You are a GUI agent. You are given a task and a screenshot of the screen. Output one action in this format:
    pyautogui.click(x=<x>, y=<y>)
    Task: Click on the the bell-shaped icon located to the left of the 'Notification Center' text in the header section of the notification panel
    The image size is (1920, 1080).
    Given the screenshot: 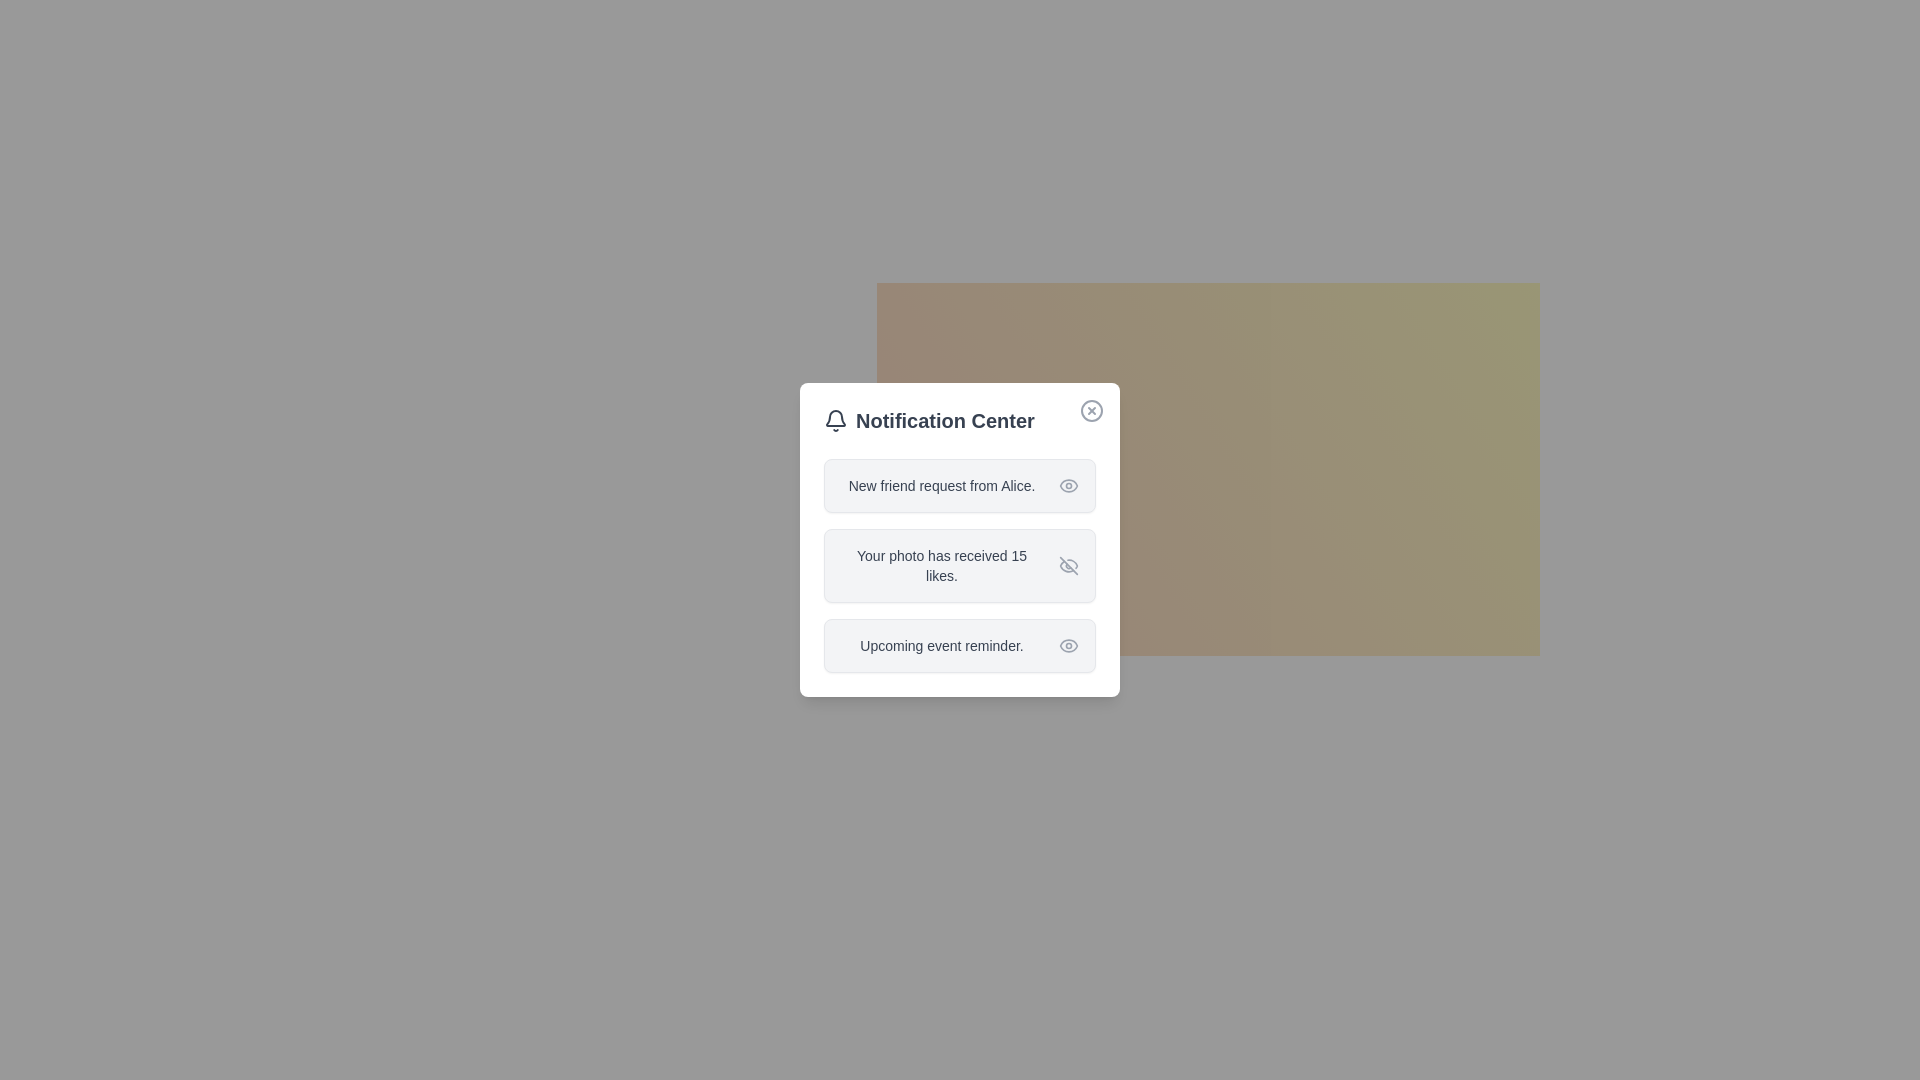 What is the action you would take?
    pyautogui.click(x=835, y=419)
    